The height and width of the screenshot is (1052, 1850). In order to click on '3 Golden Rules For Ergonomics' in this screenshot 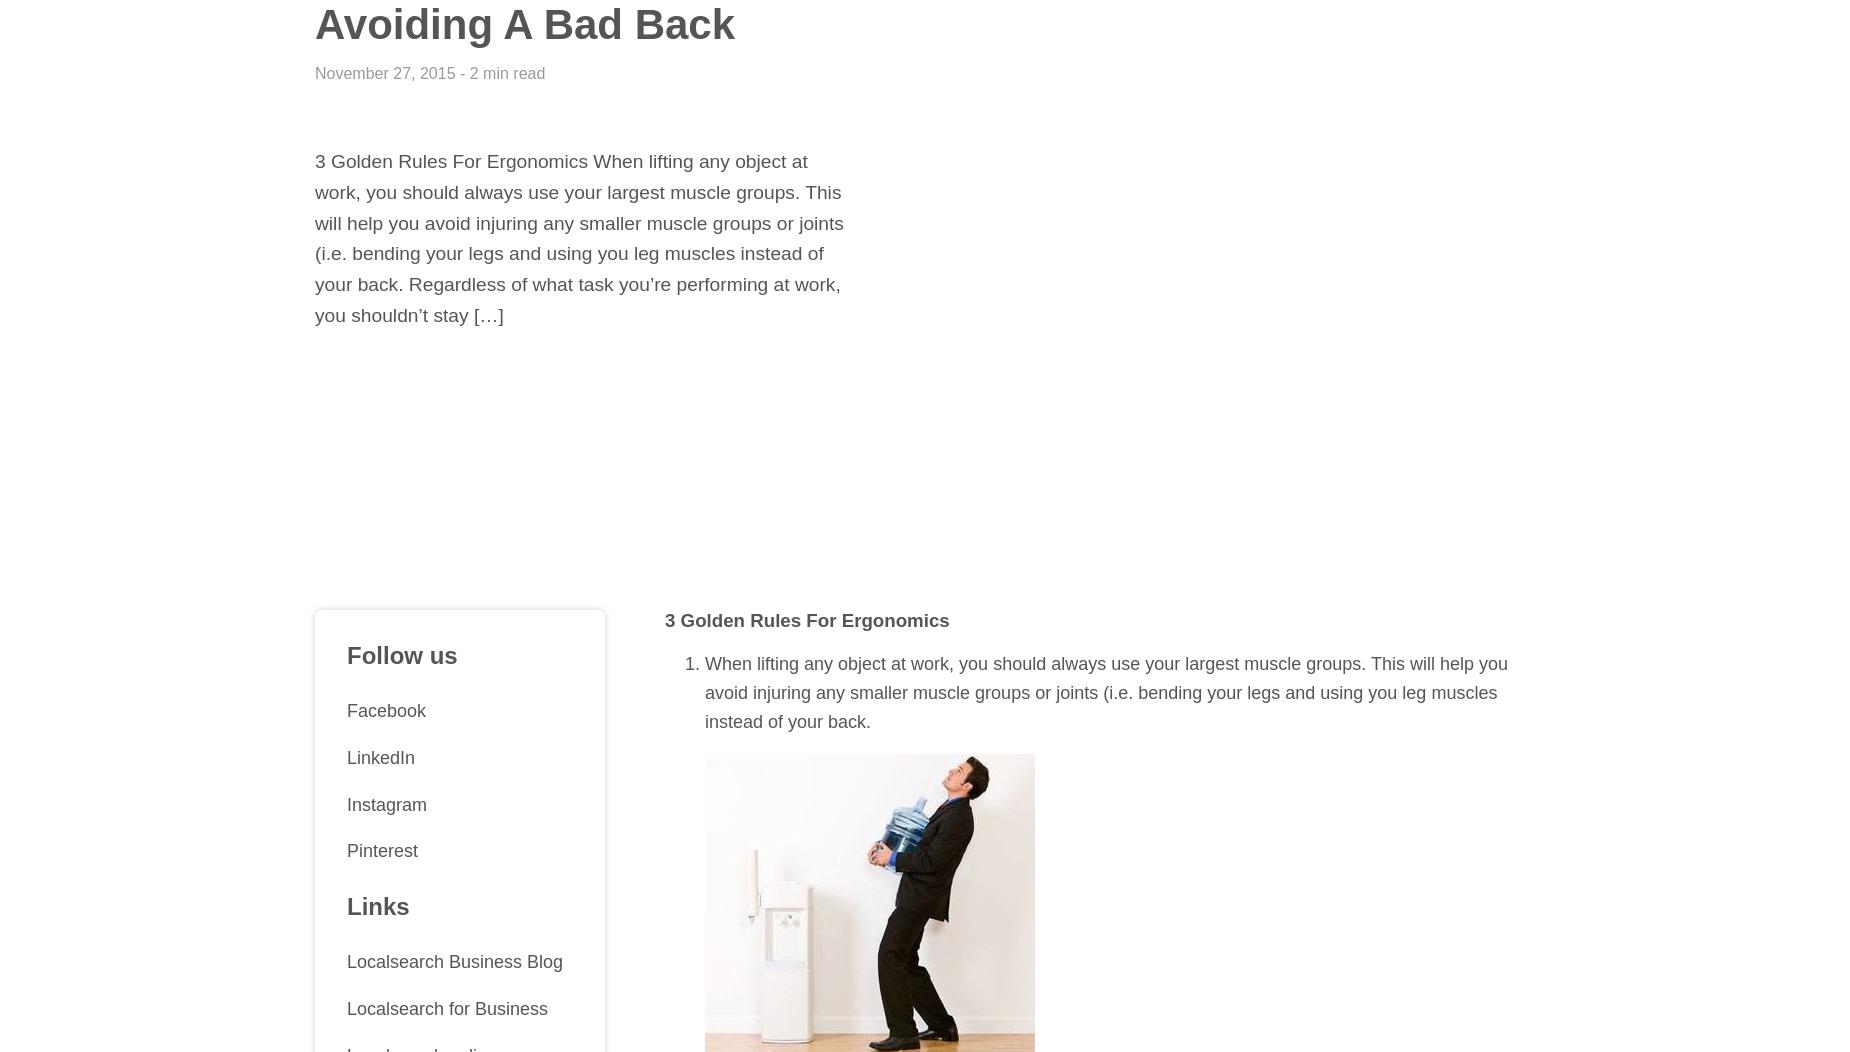, I will do `click(806, 620)`.